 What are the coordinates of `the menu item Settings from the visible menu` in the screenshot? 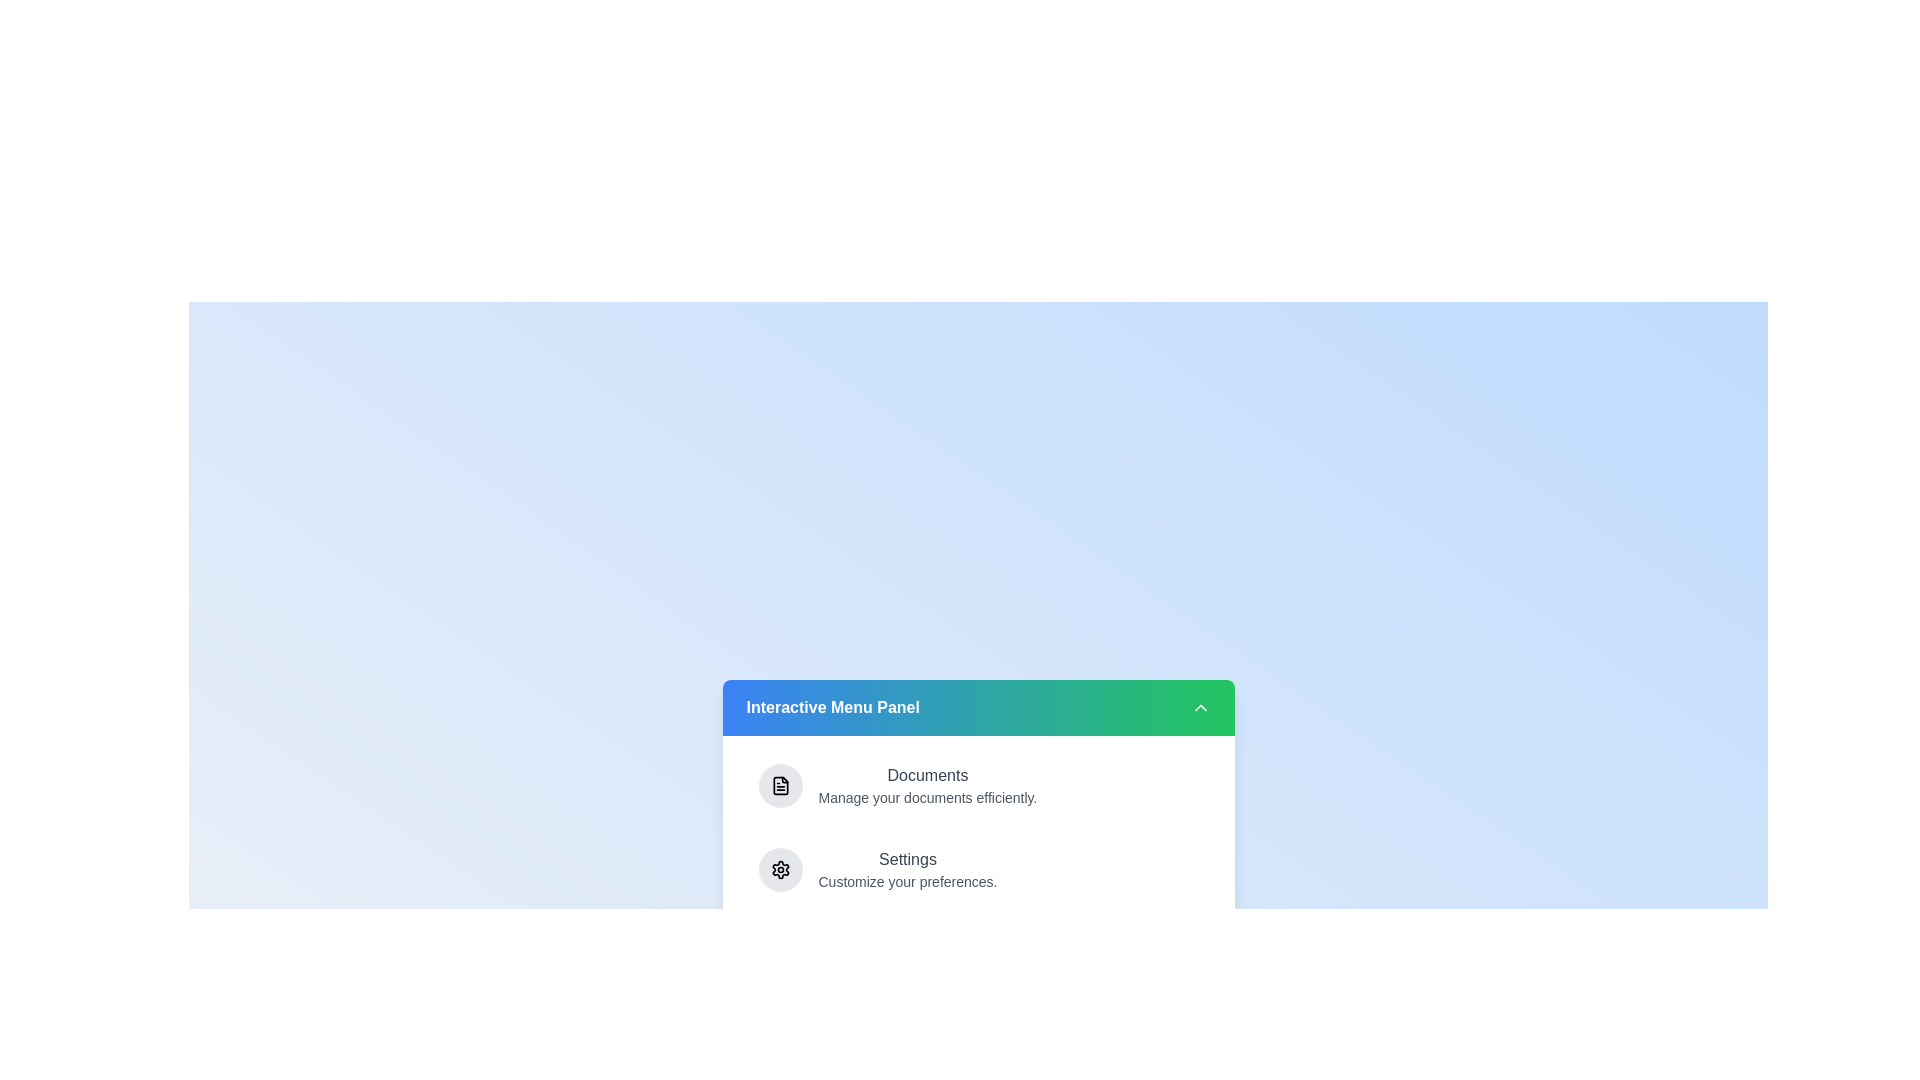 It's located at (978, 869).